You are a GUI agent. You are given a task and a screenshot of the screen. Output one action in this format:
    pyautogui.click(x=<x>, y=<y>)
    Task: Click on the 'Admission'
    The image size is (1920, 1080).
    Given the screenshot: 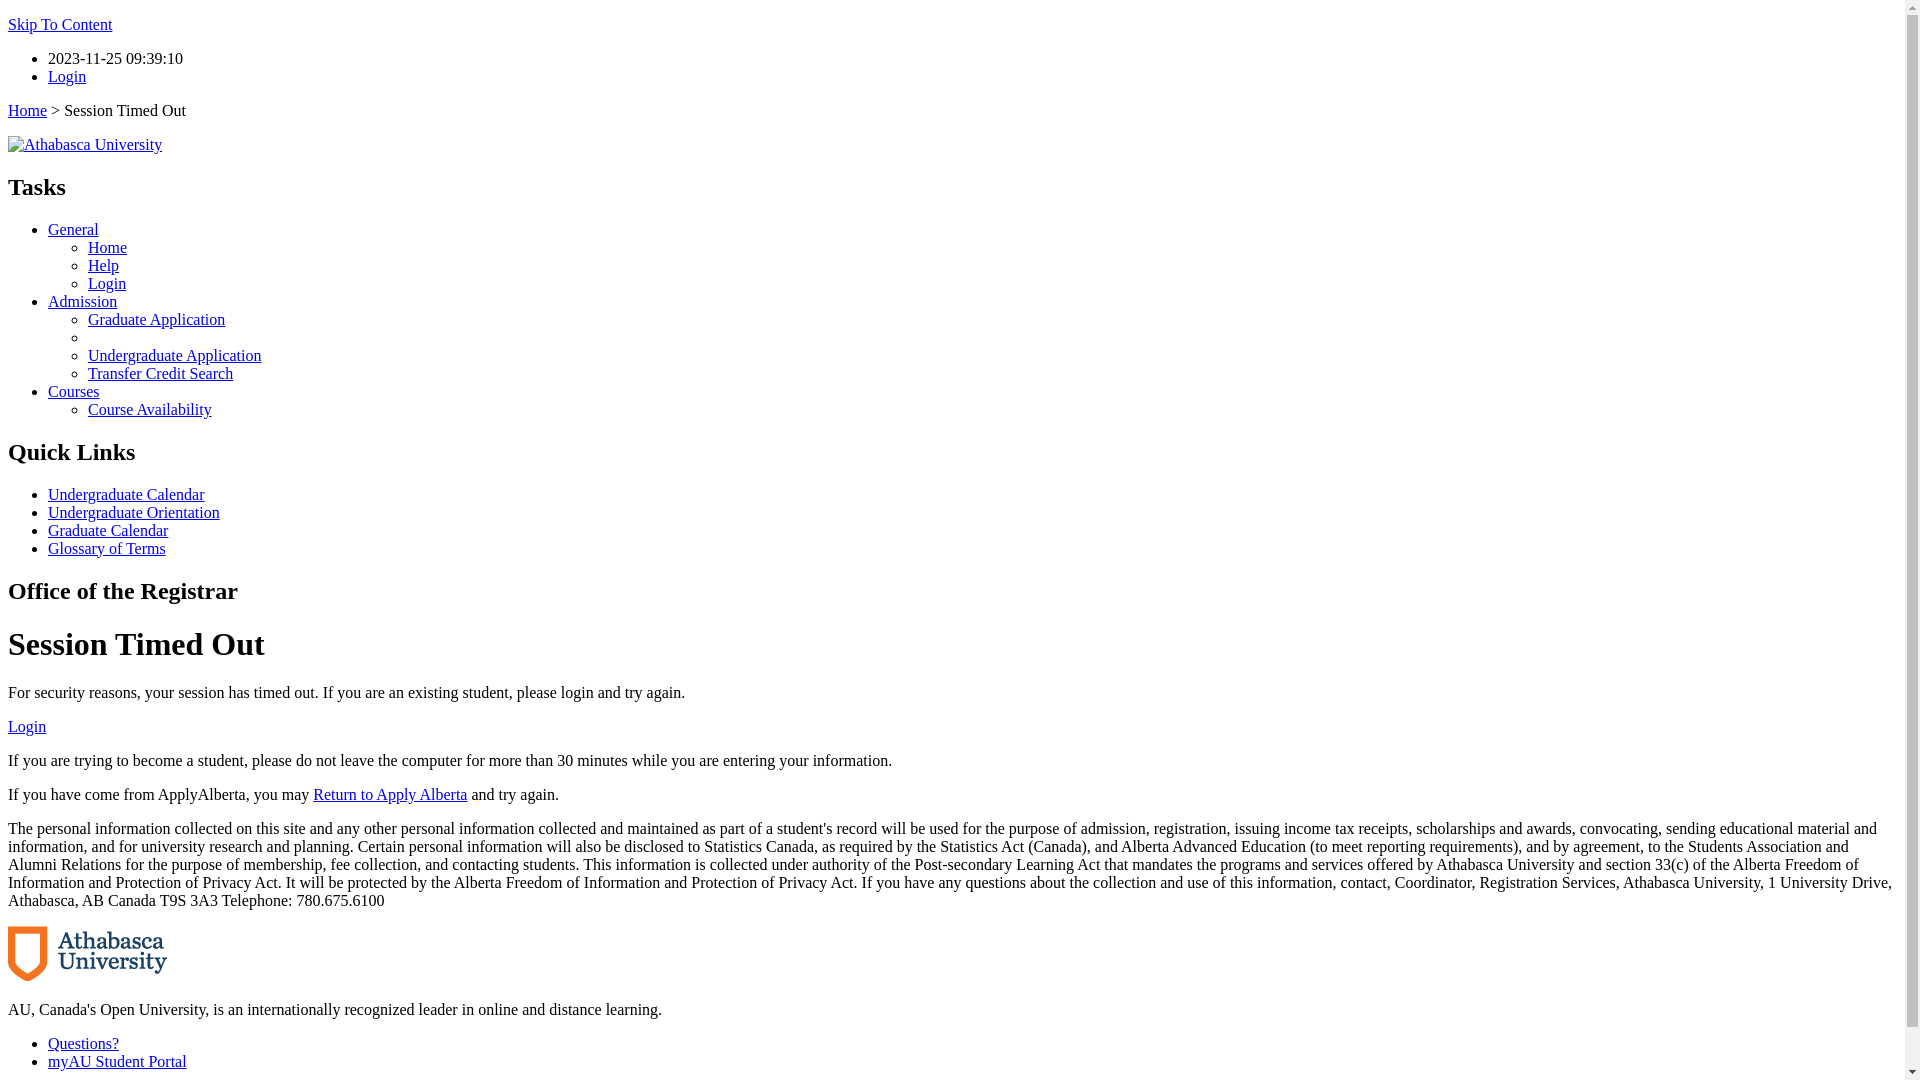 What is the action you would take?
    pyautogui.click(x=81, y=301)
    